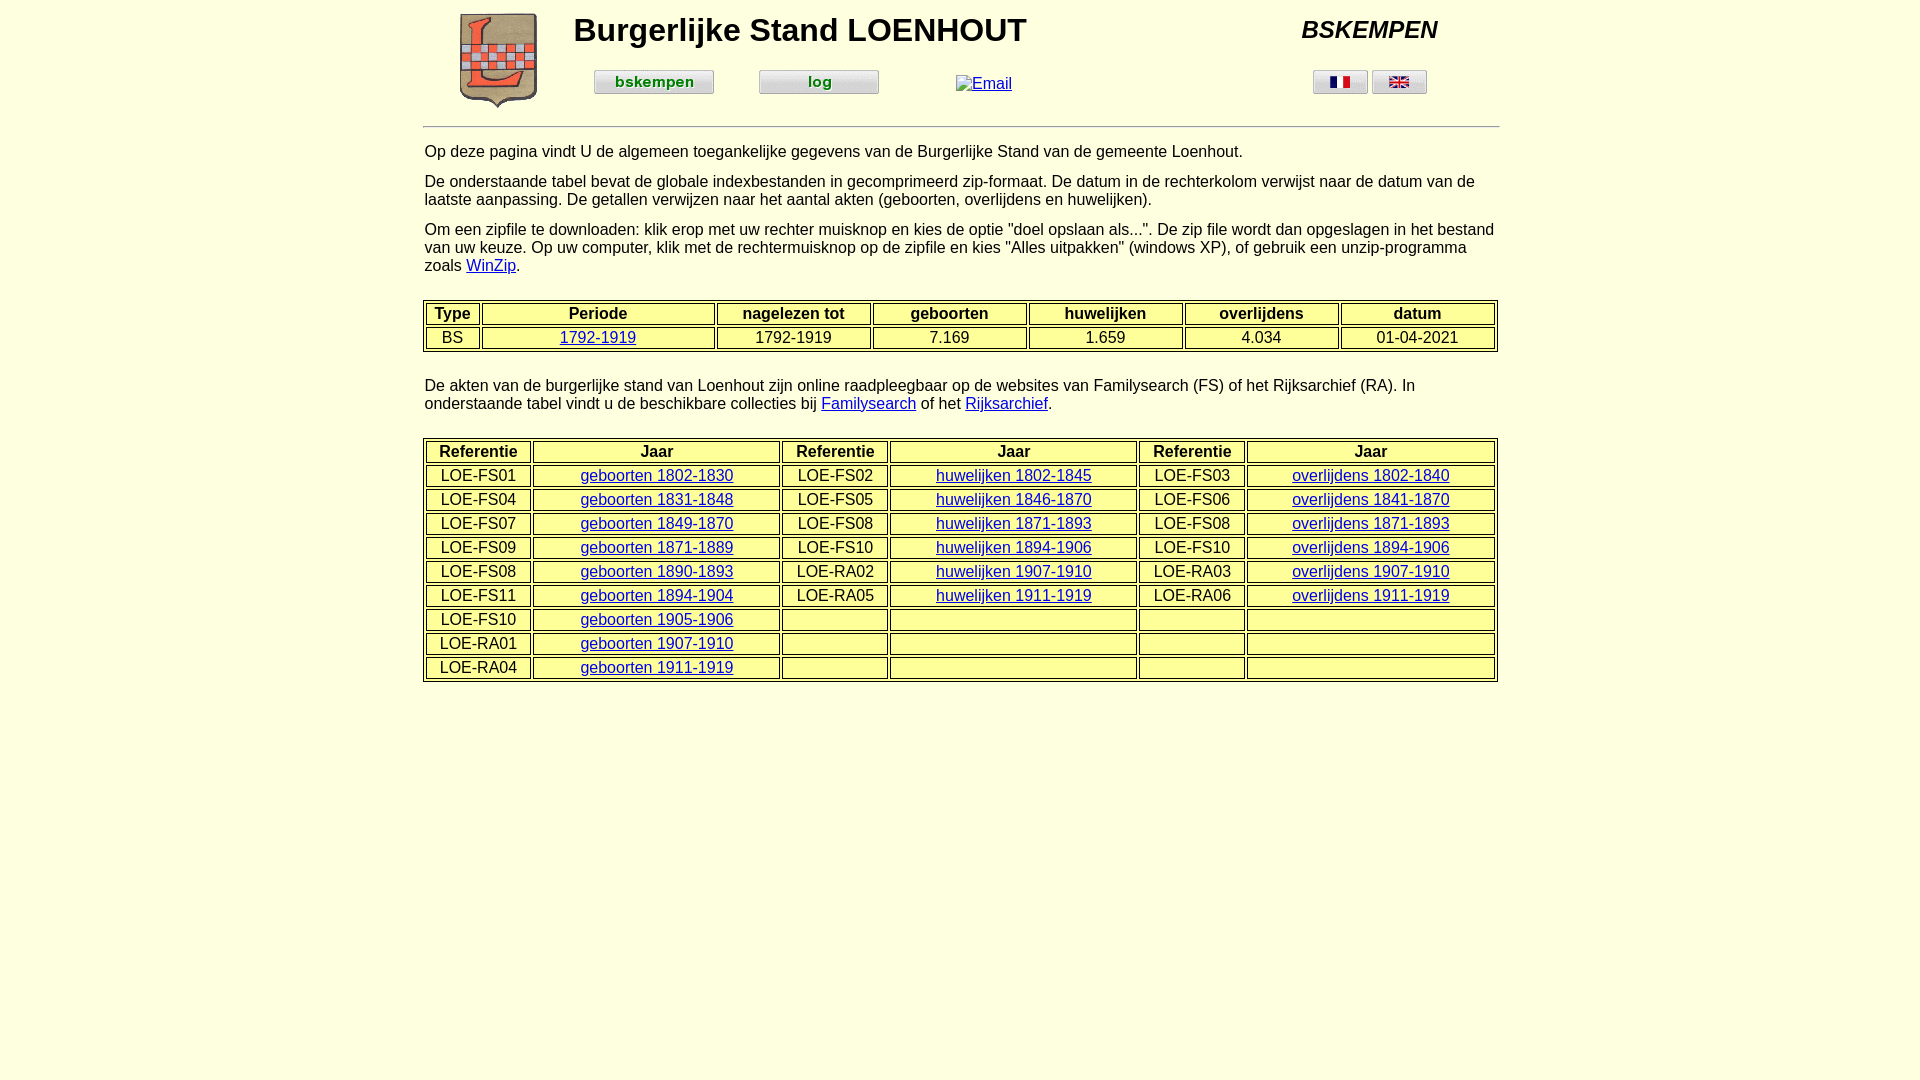 The width and height of the screenshot is (1920, 1080). What do you see at coordinates (1369, 571) in the screenshot?
I see `'overlijdens 1907-1910'` at bounding box center [1369, 571].